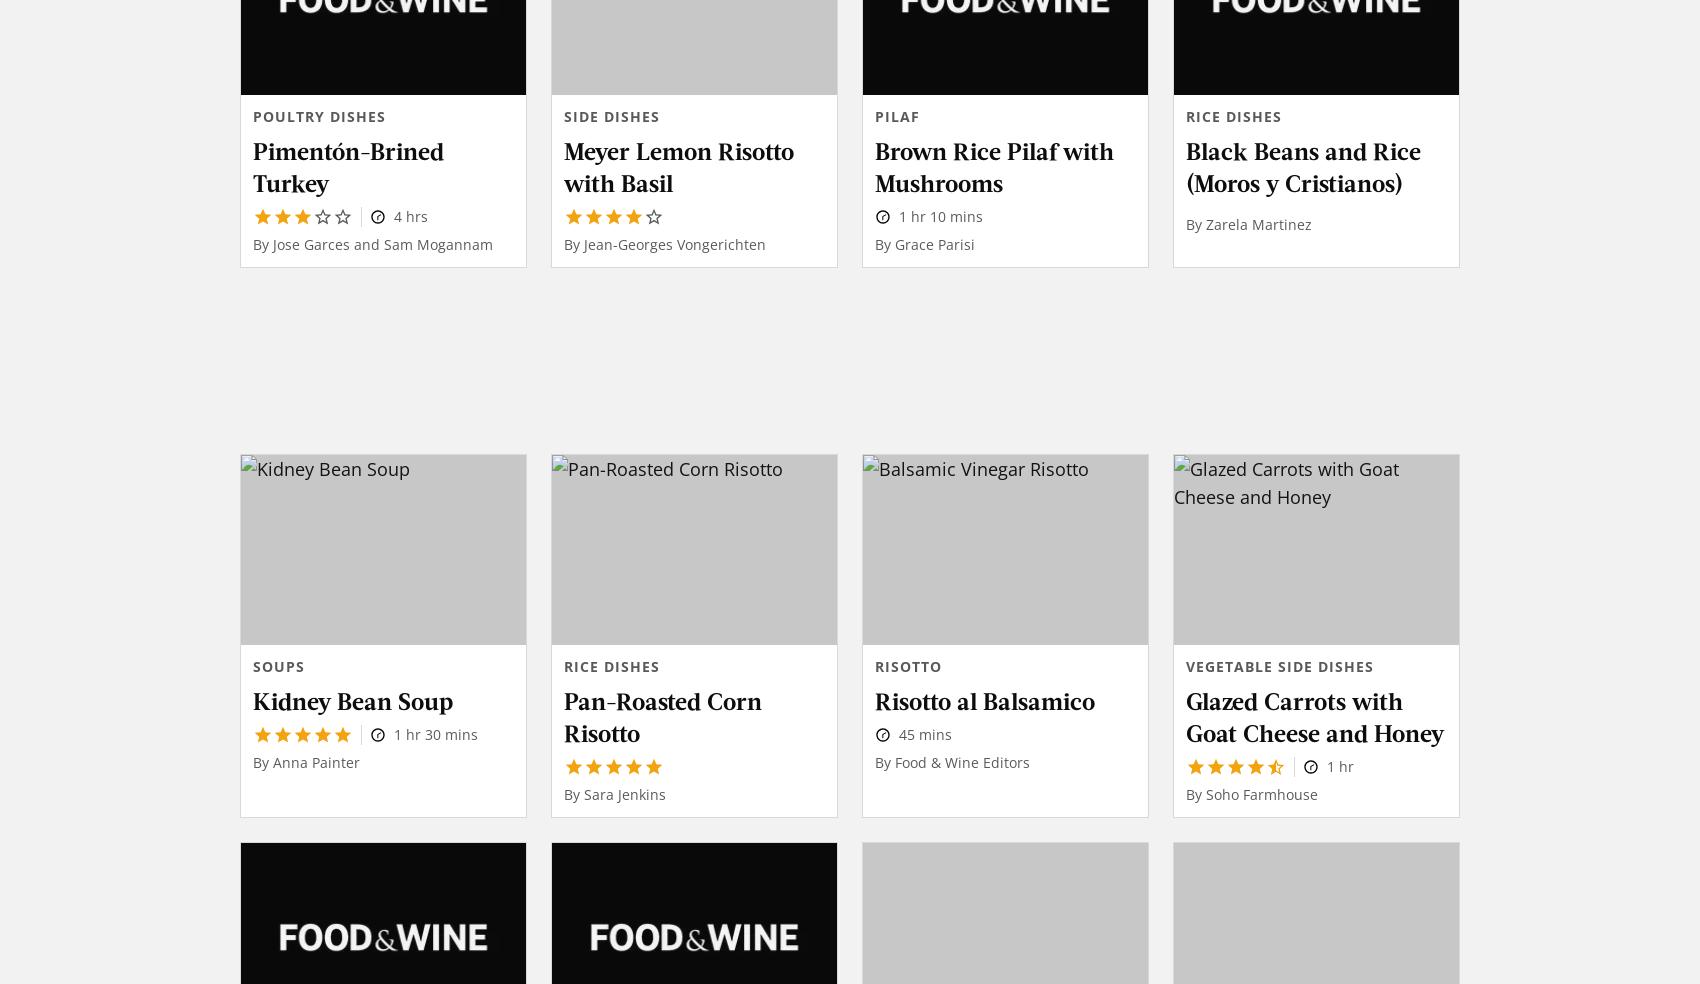 Image resolution: width=1700 pixels, height=984 pixels. I want to click on 'Brown Rice Pilaf with Mushrooms', so click(993, 165).